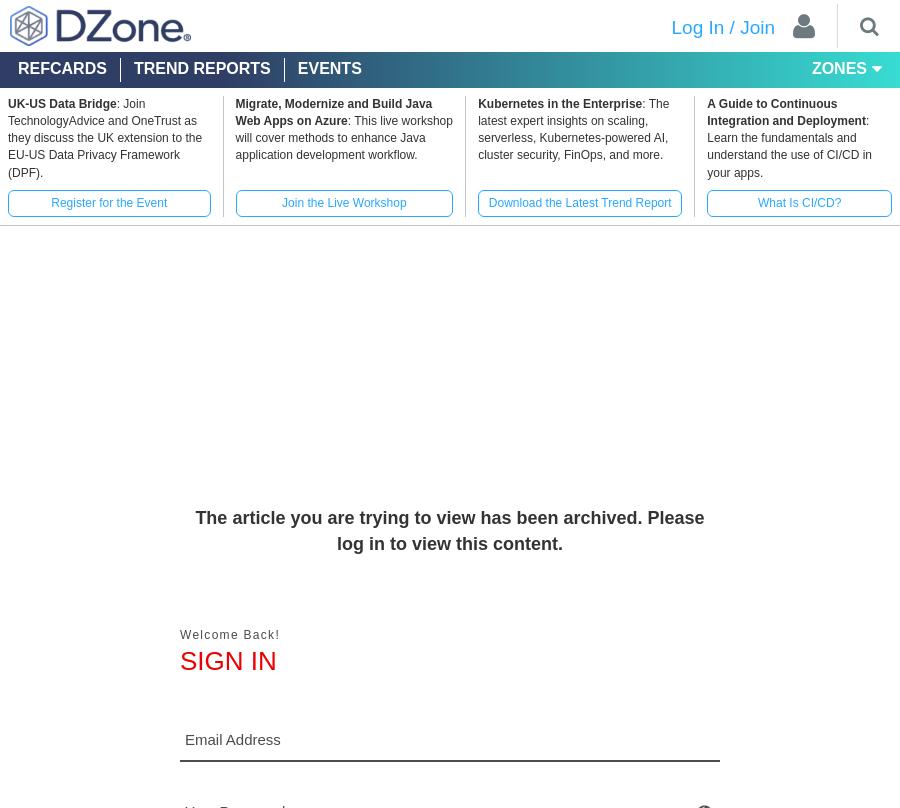 The height and width of the screenshot is (808, 900). What do you see at coordinates (7, 102) in the screenshot?
I see `'UK-US Data Bridge'` at bounding box center [7, 102].